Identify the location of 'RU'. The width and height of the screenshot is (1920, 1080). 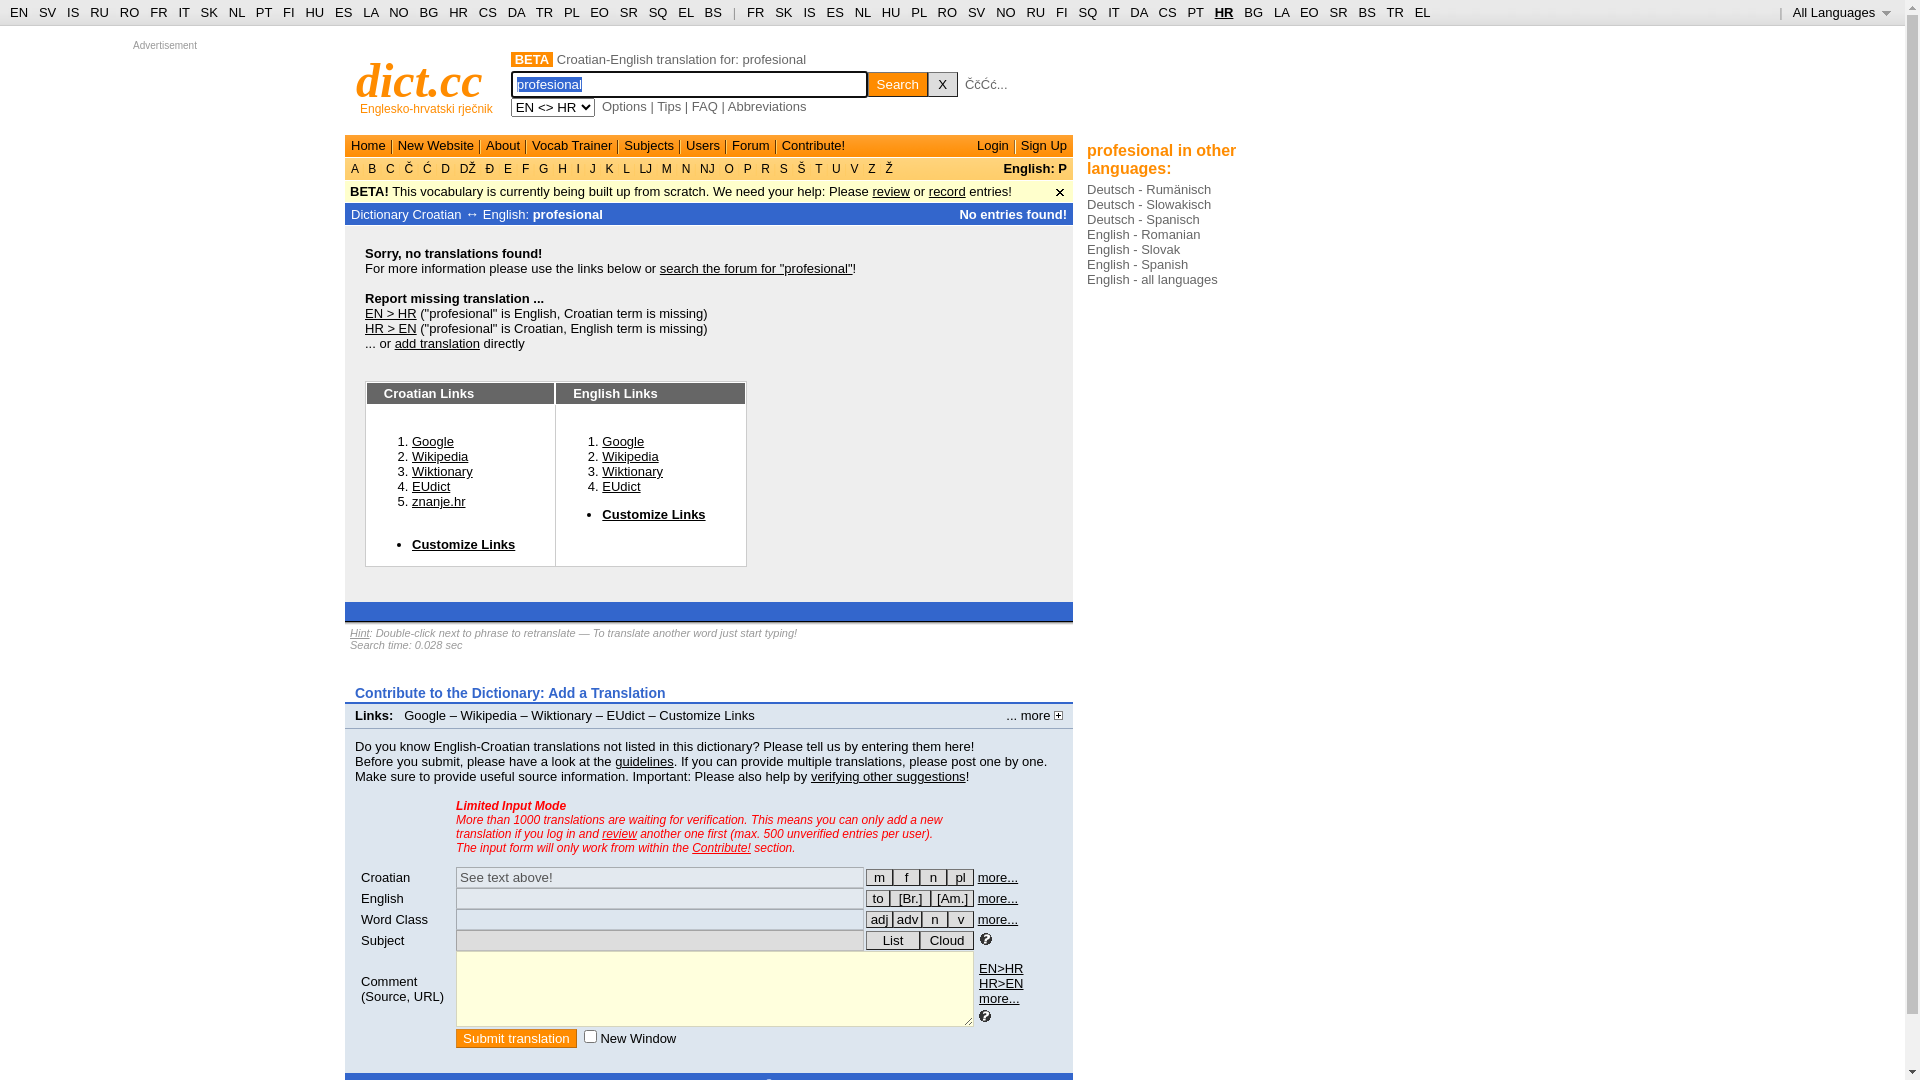
(1035, 12).